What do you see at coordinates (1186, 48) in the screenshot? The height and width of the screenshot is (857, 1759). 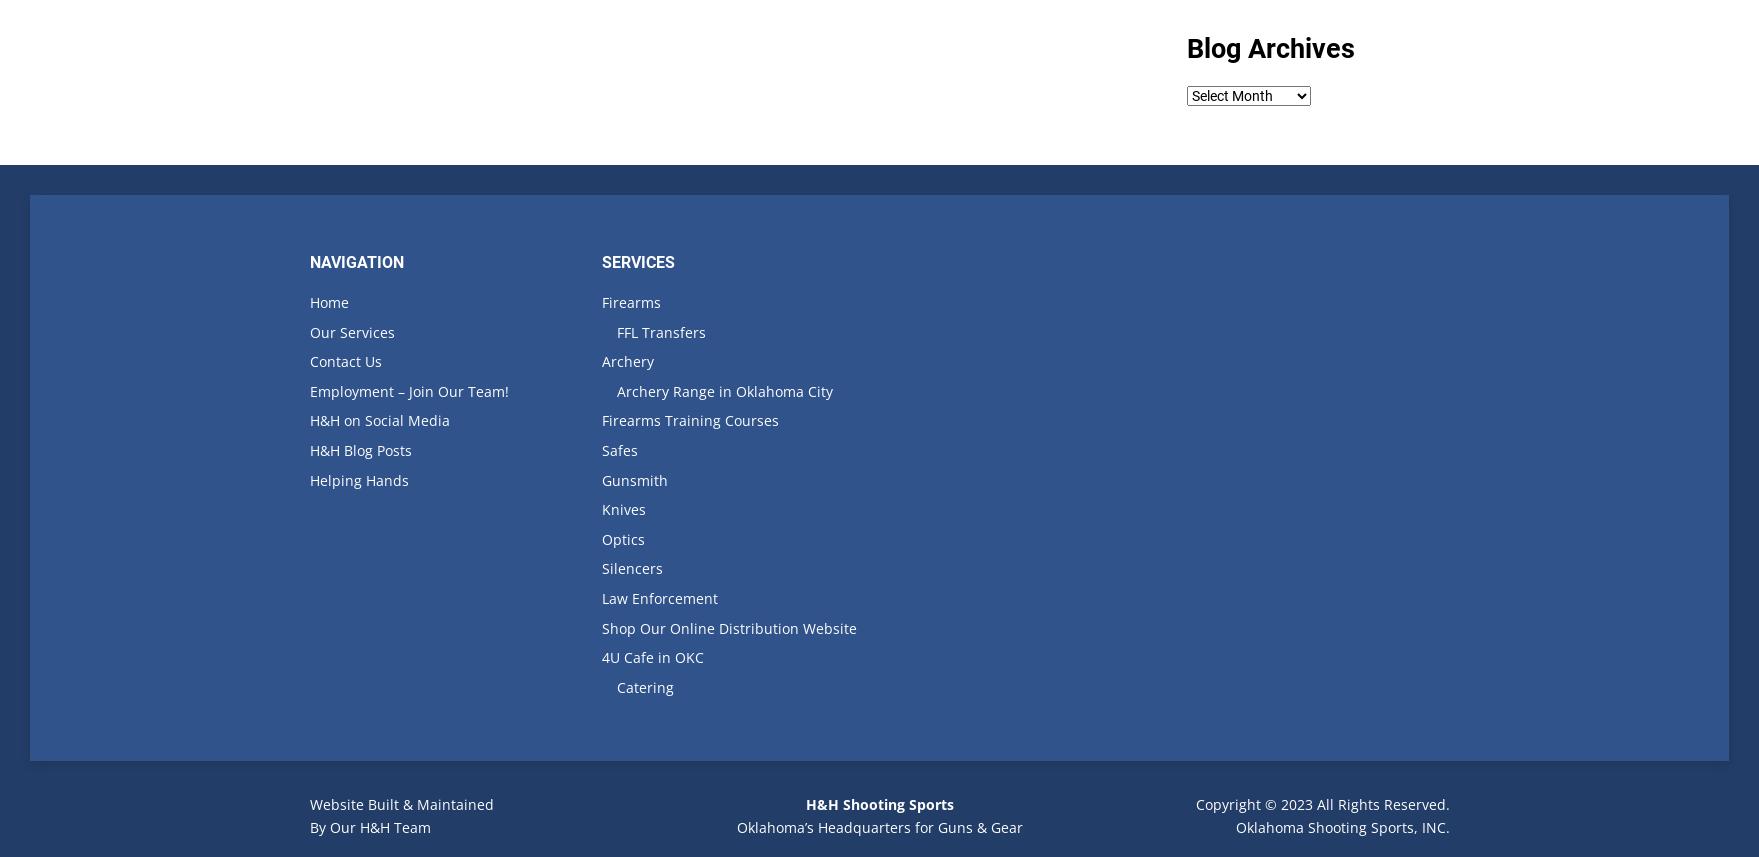 I see `'Blog Archives'` at bounding box center [1186, 48].